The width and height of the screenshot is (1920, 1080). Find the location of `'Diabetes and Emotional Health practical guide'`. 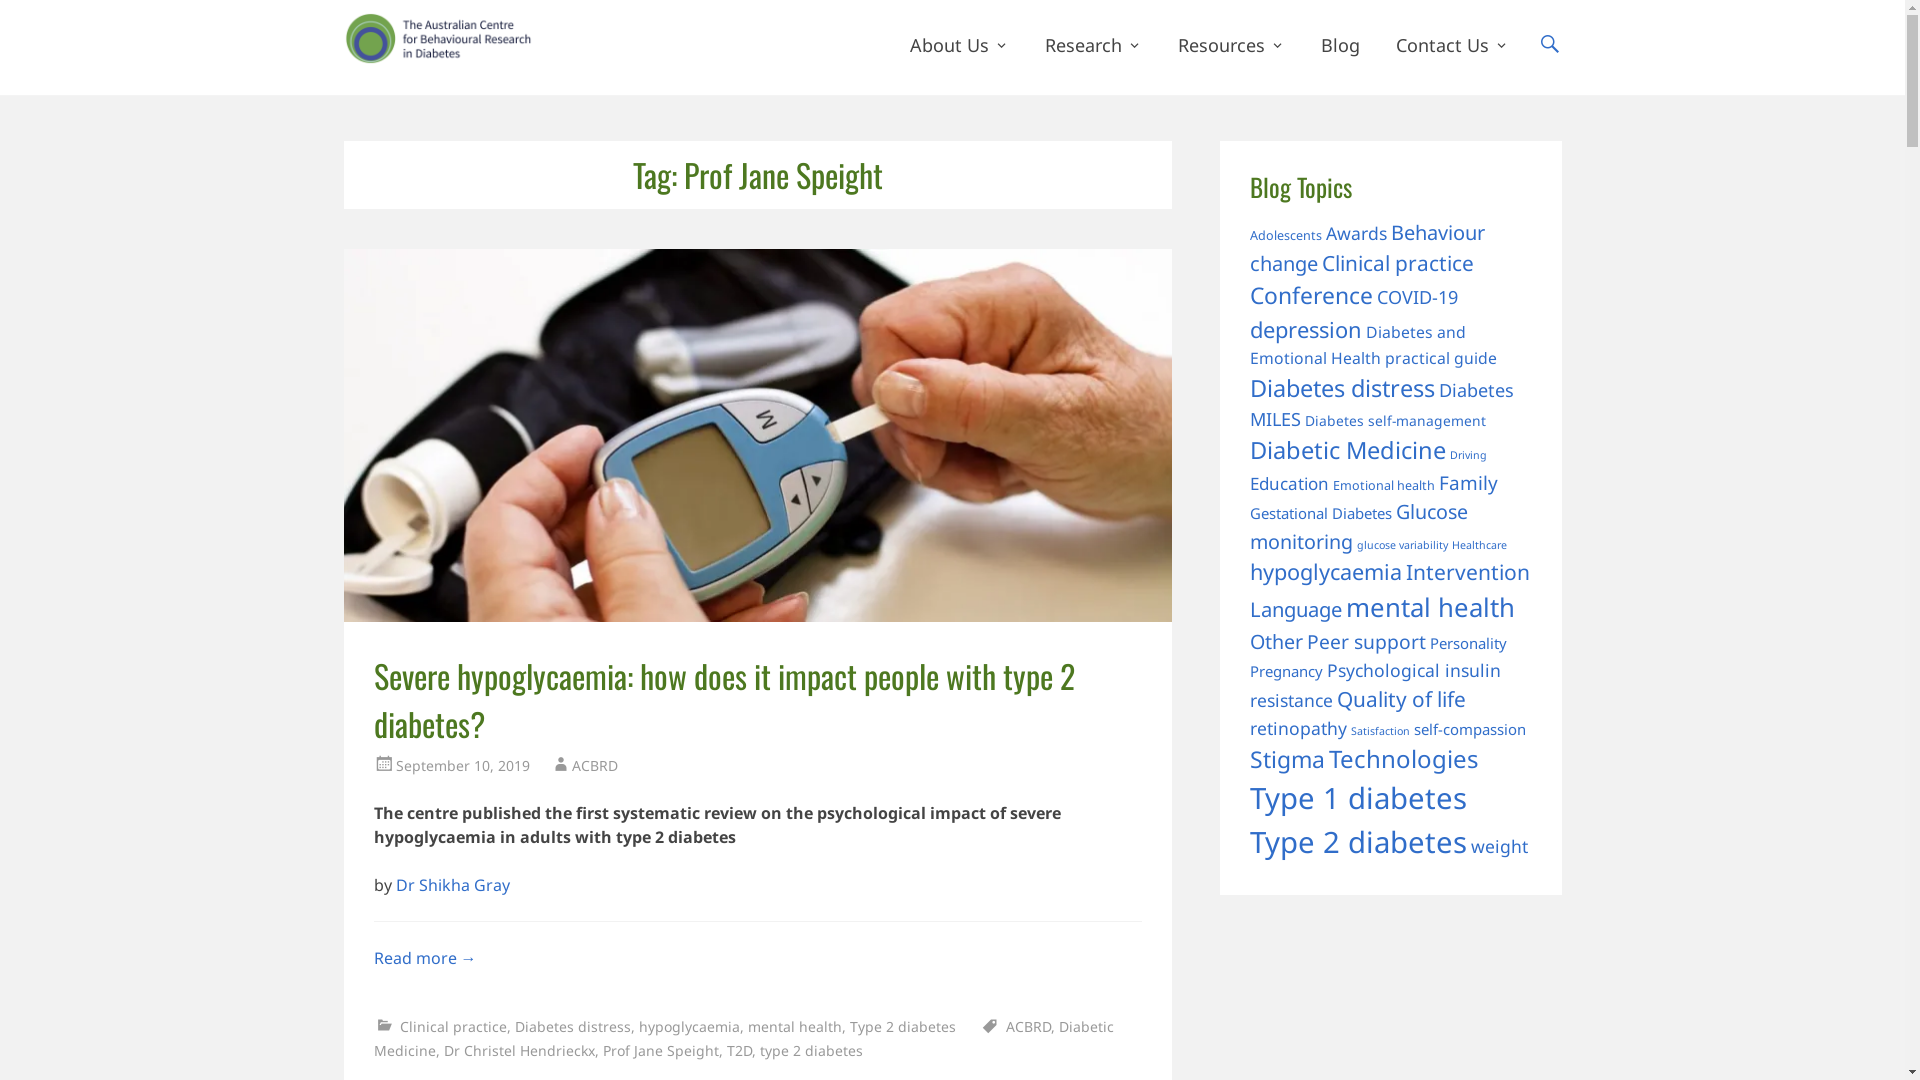

'Diabetes and Emotional Health practical guide' is located at coordinates (1372, 344).